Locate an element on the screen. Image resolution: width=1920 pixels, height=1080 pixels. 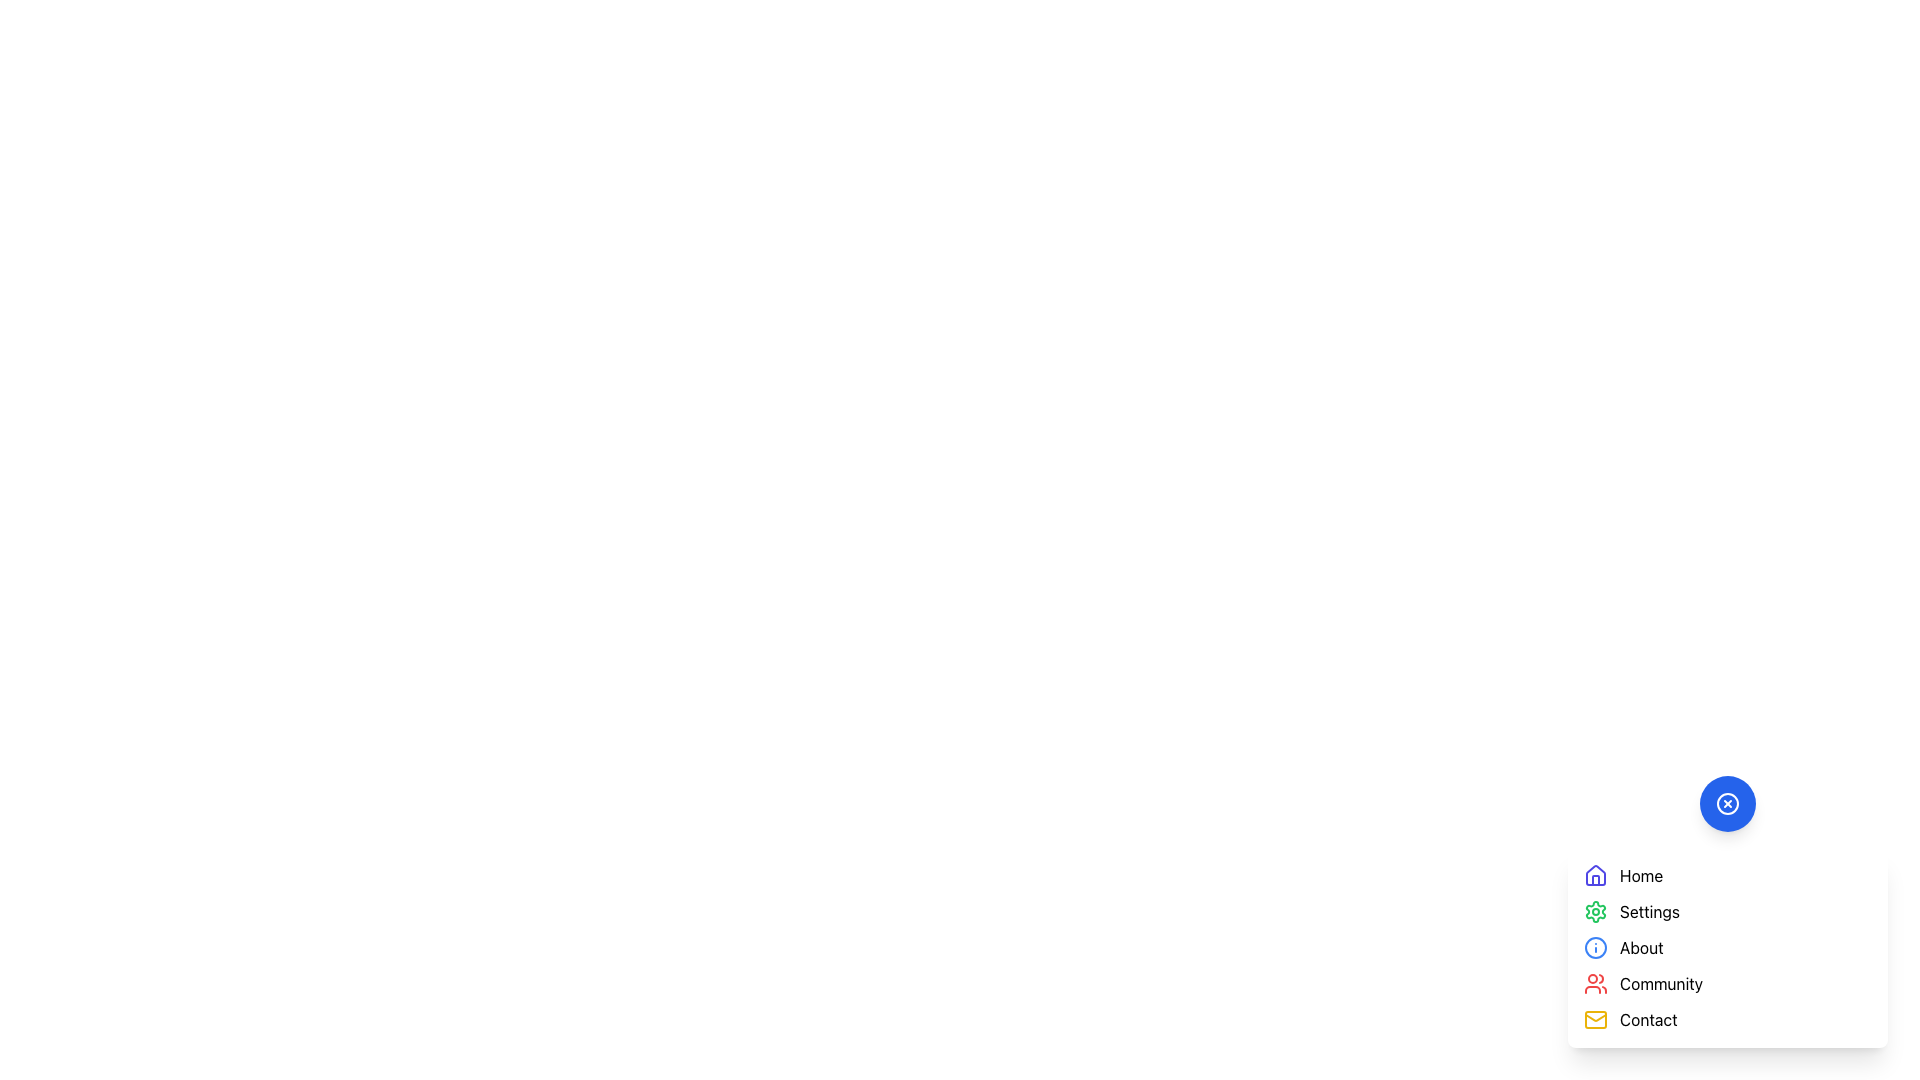
the 'About' text label in the vertical menu is located at coordinates (1641, 947).